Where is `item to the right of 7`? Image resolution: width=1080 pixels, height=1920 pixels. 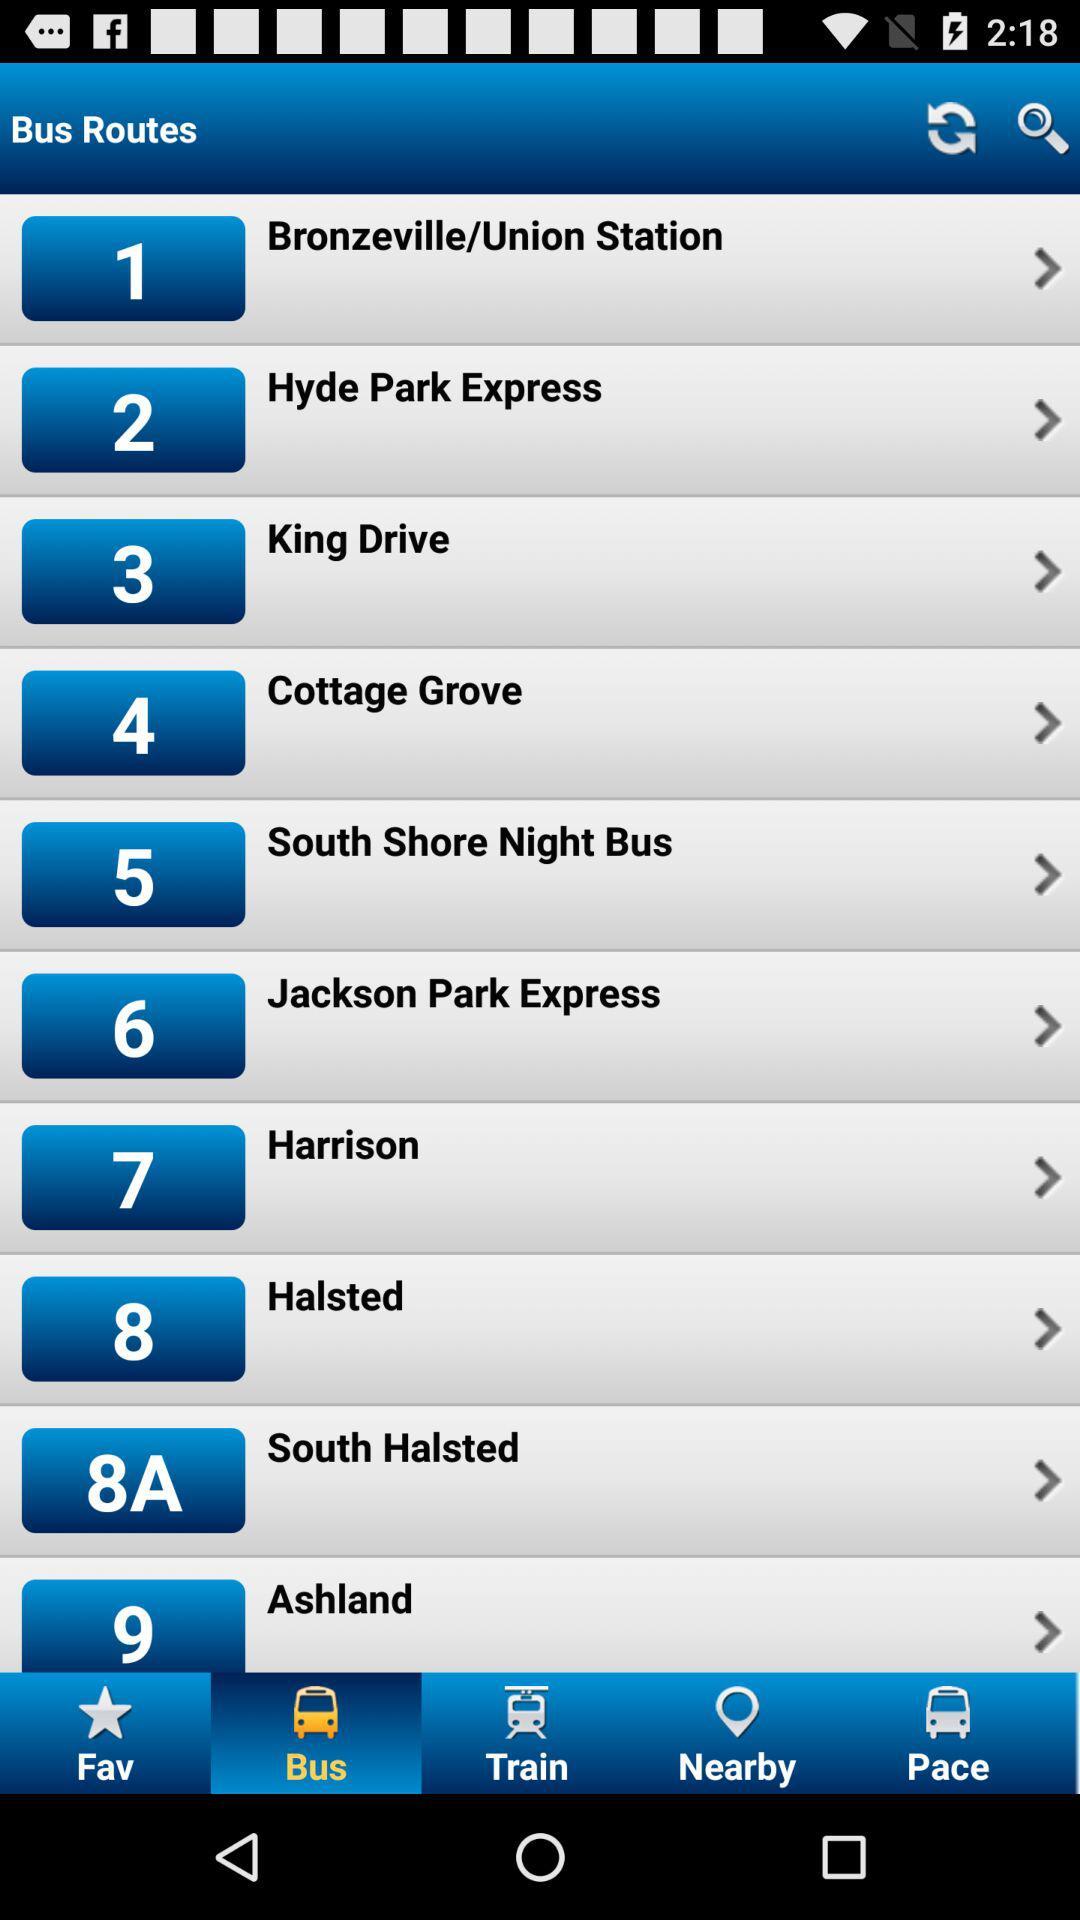
item to the right of 7 is located at coordinates (342, 1143).